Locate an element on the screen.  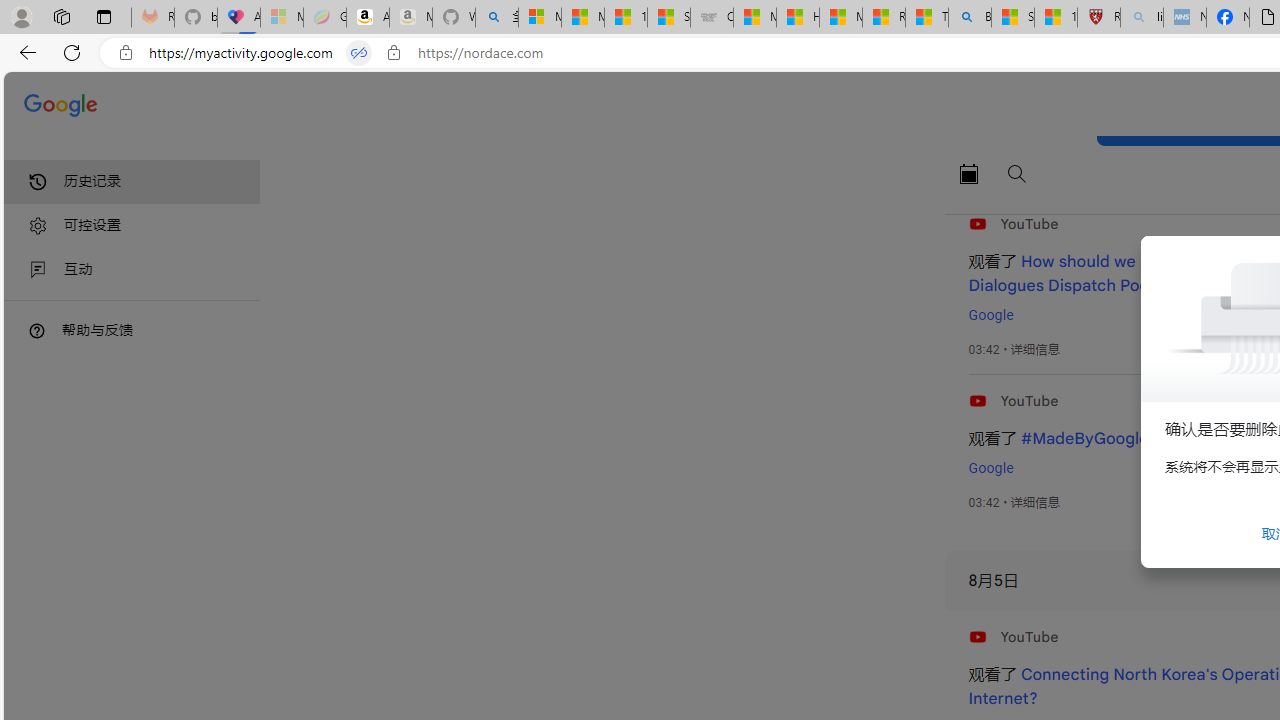
'Class: i2GIId' is located at coordinates (38, 270).